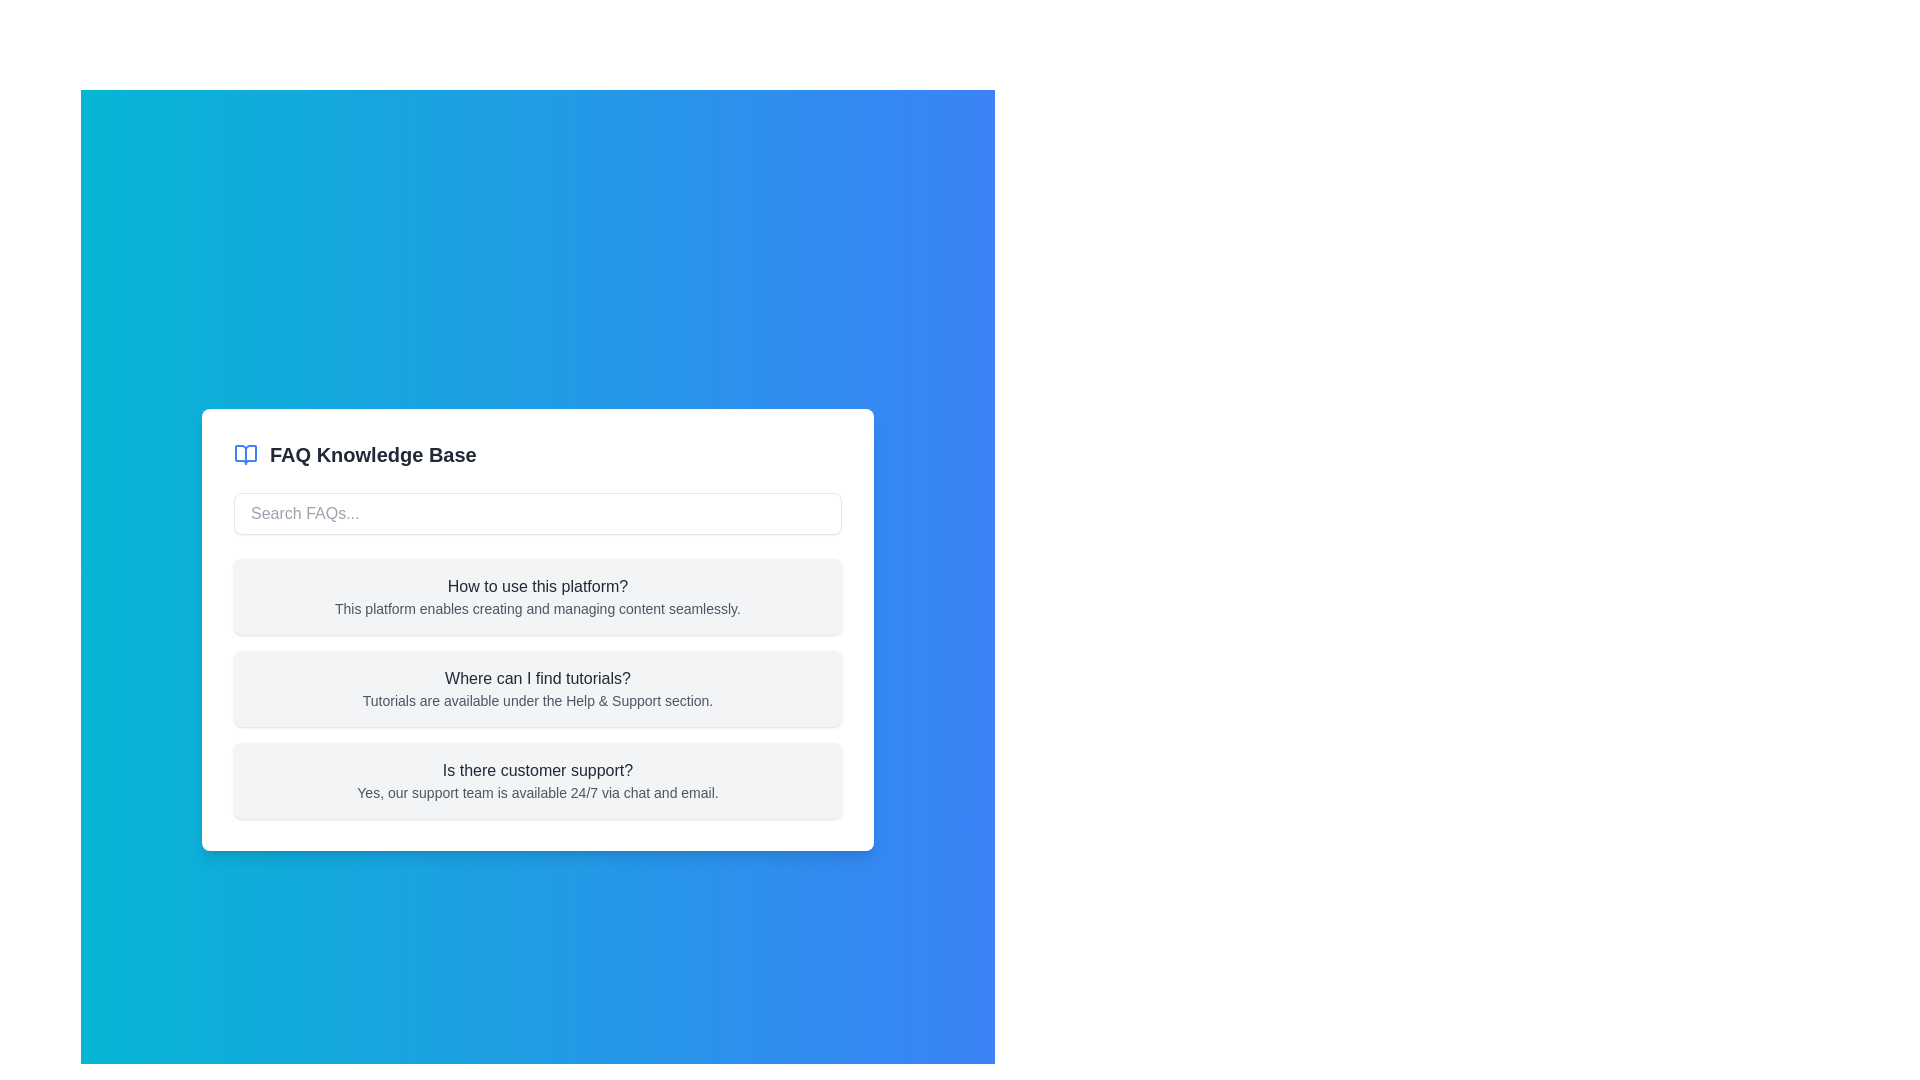 The width and height of the screenshot is (1920, 1080). What do you see at coordinates (537, 770) in the screenshot?
I see `the static text label reading 'Is there customer support?' which is styled with medium font weight and dark gray color, positioned at the bottom of the FAQ section inside a card element` at bounding box center [537, 770].